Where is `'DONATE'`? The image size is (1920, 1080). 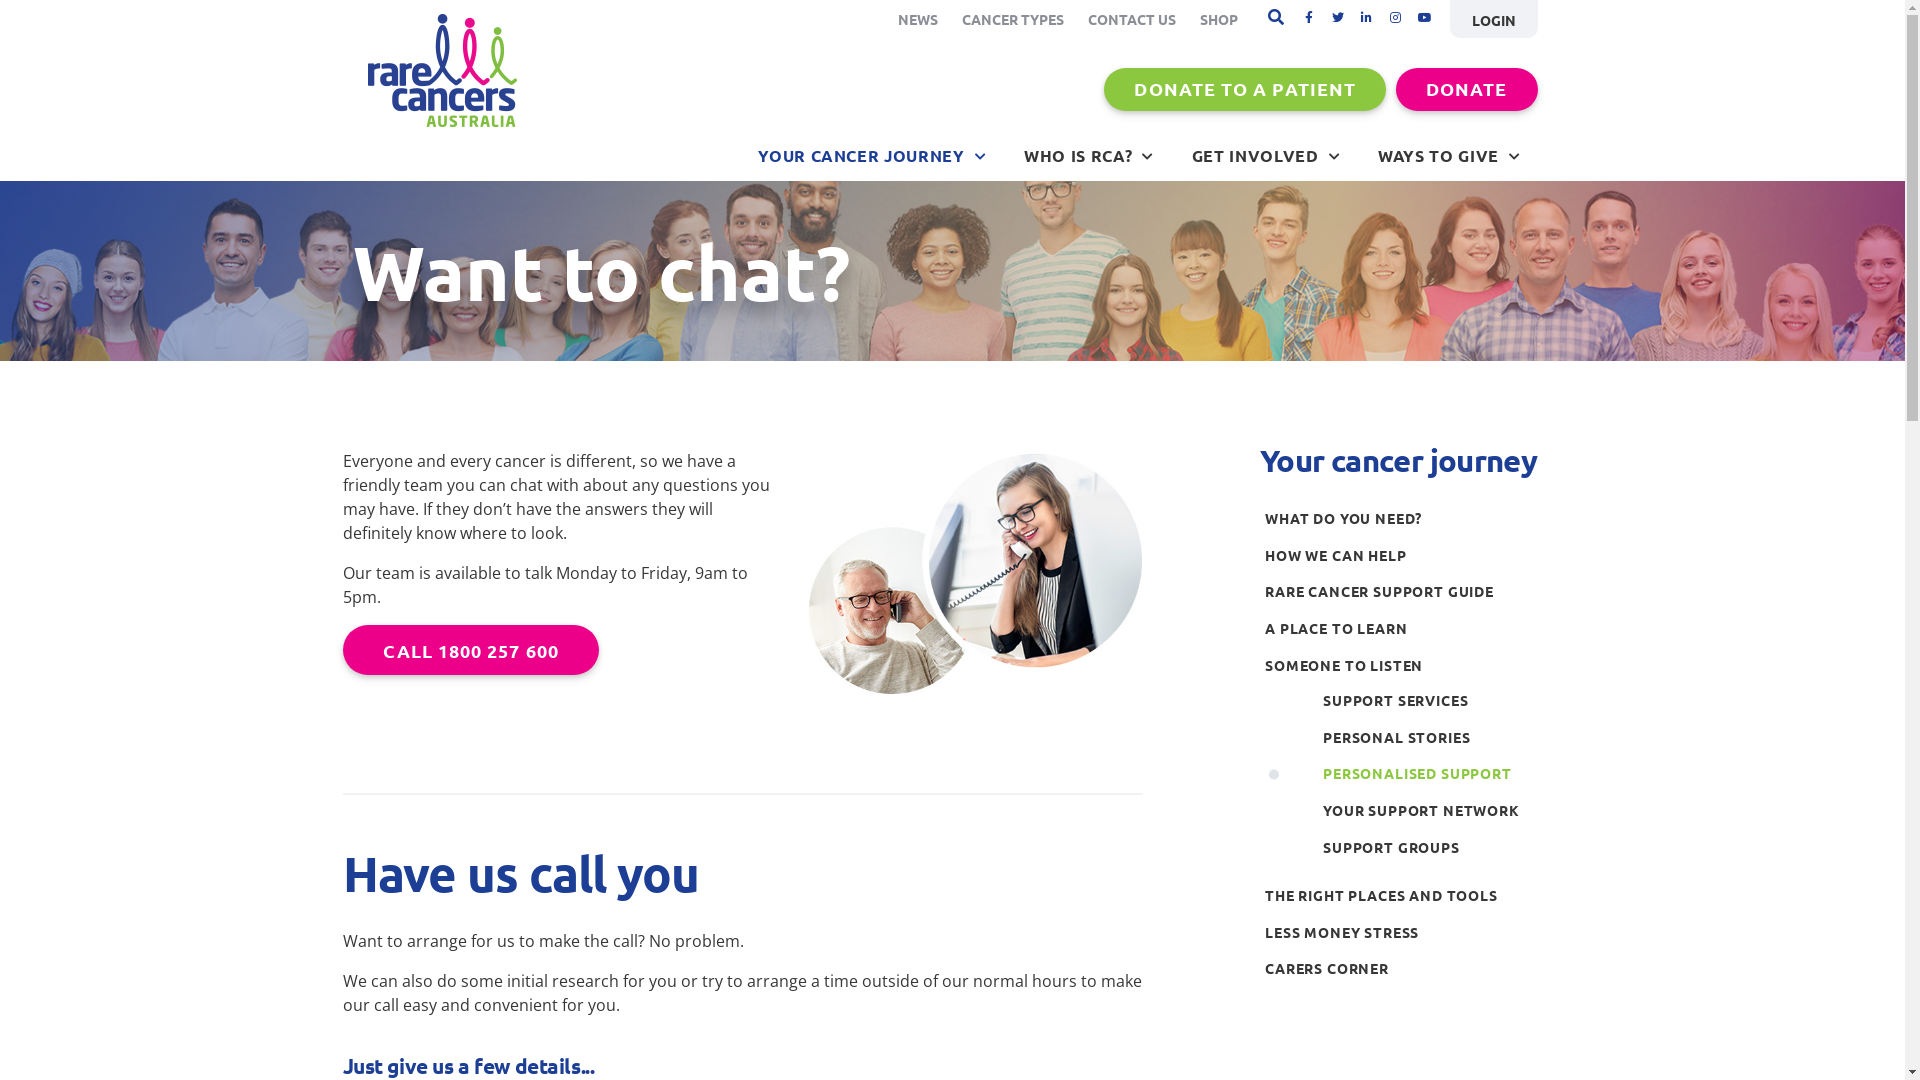 'DONATE' is located at coordinates (1466, 88).